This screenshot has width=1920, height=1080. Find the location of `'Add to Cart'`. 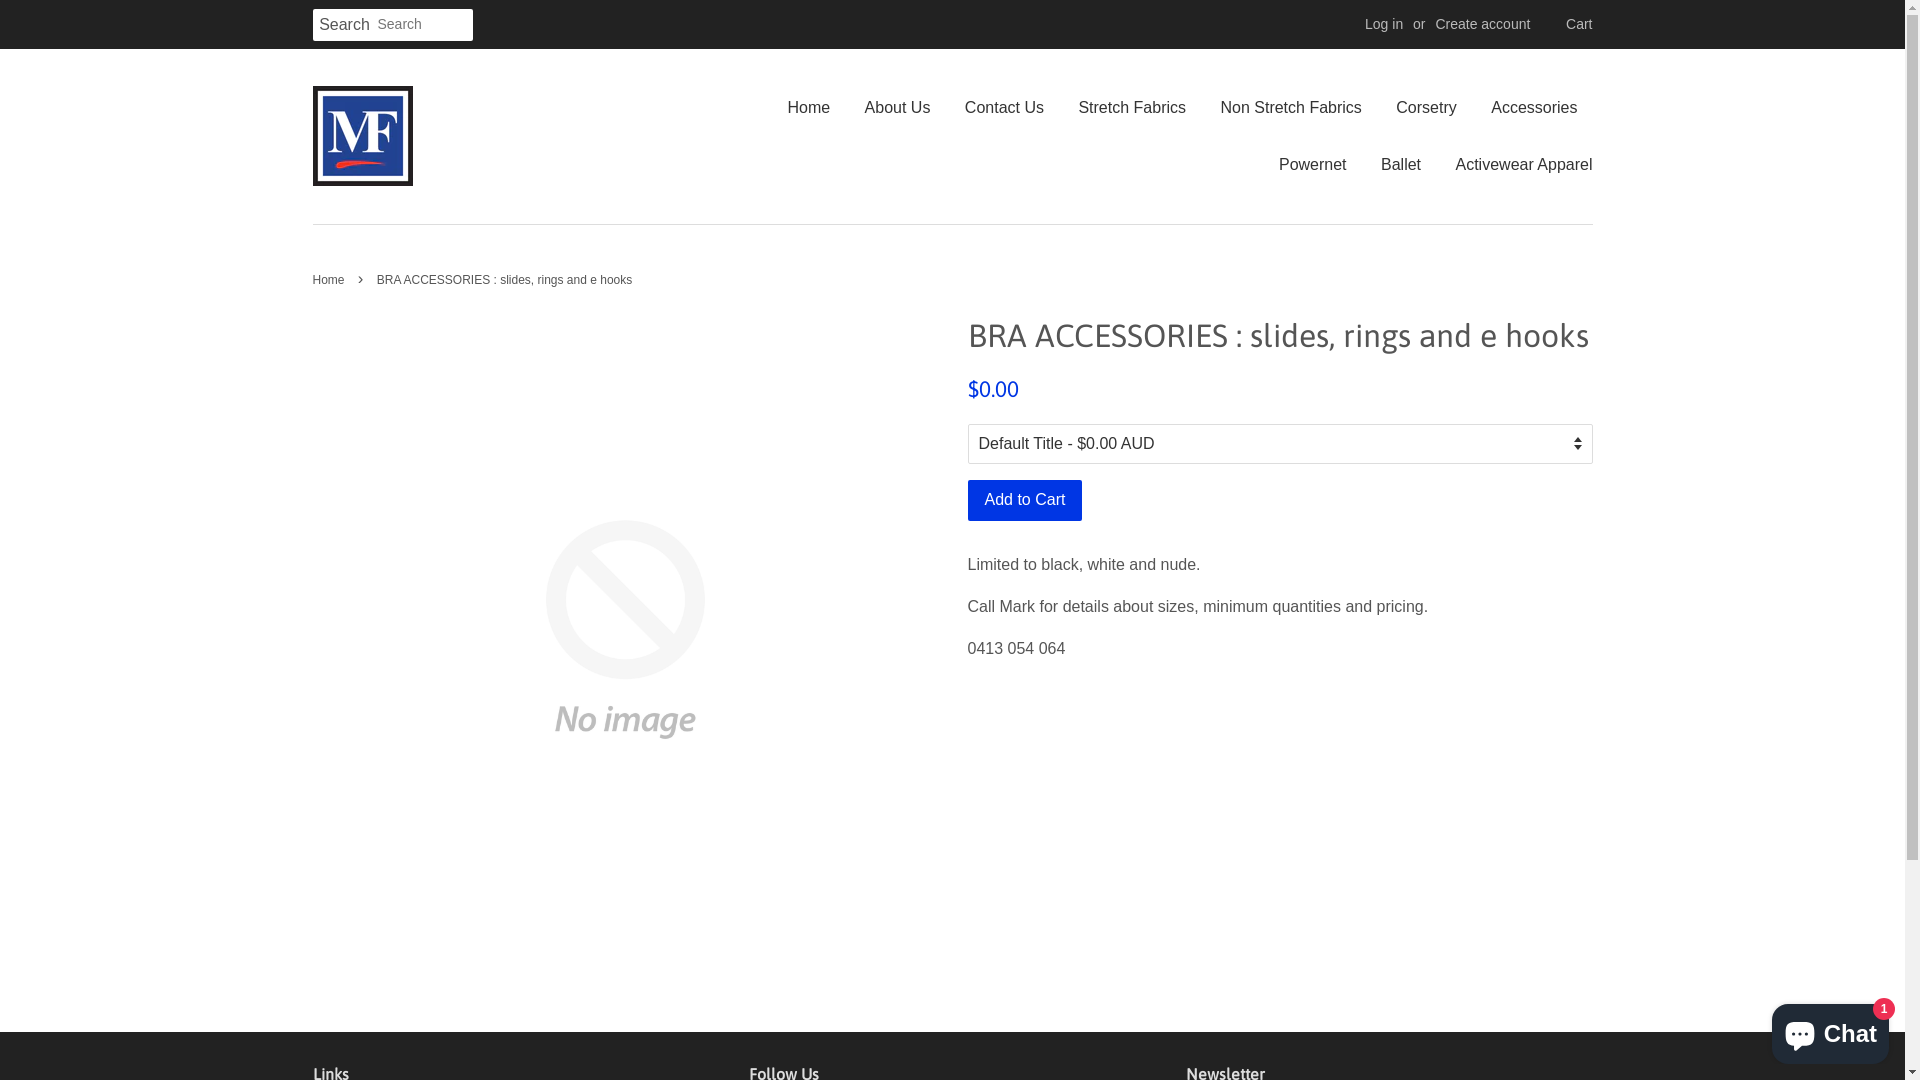

'Add to Cart' is located at coordinates (1025, 499).